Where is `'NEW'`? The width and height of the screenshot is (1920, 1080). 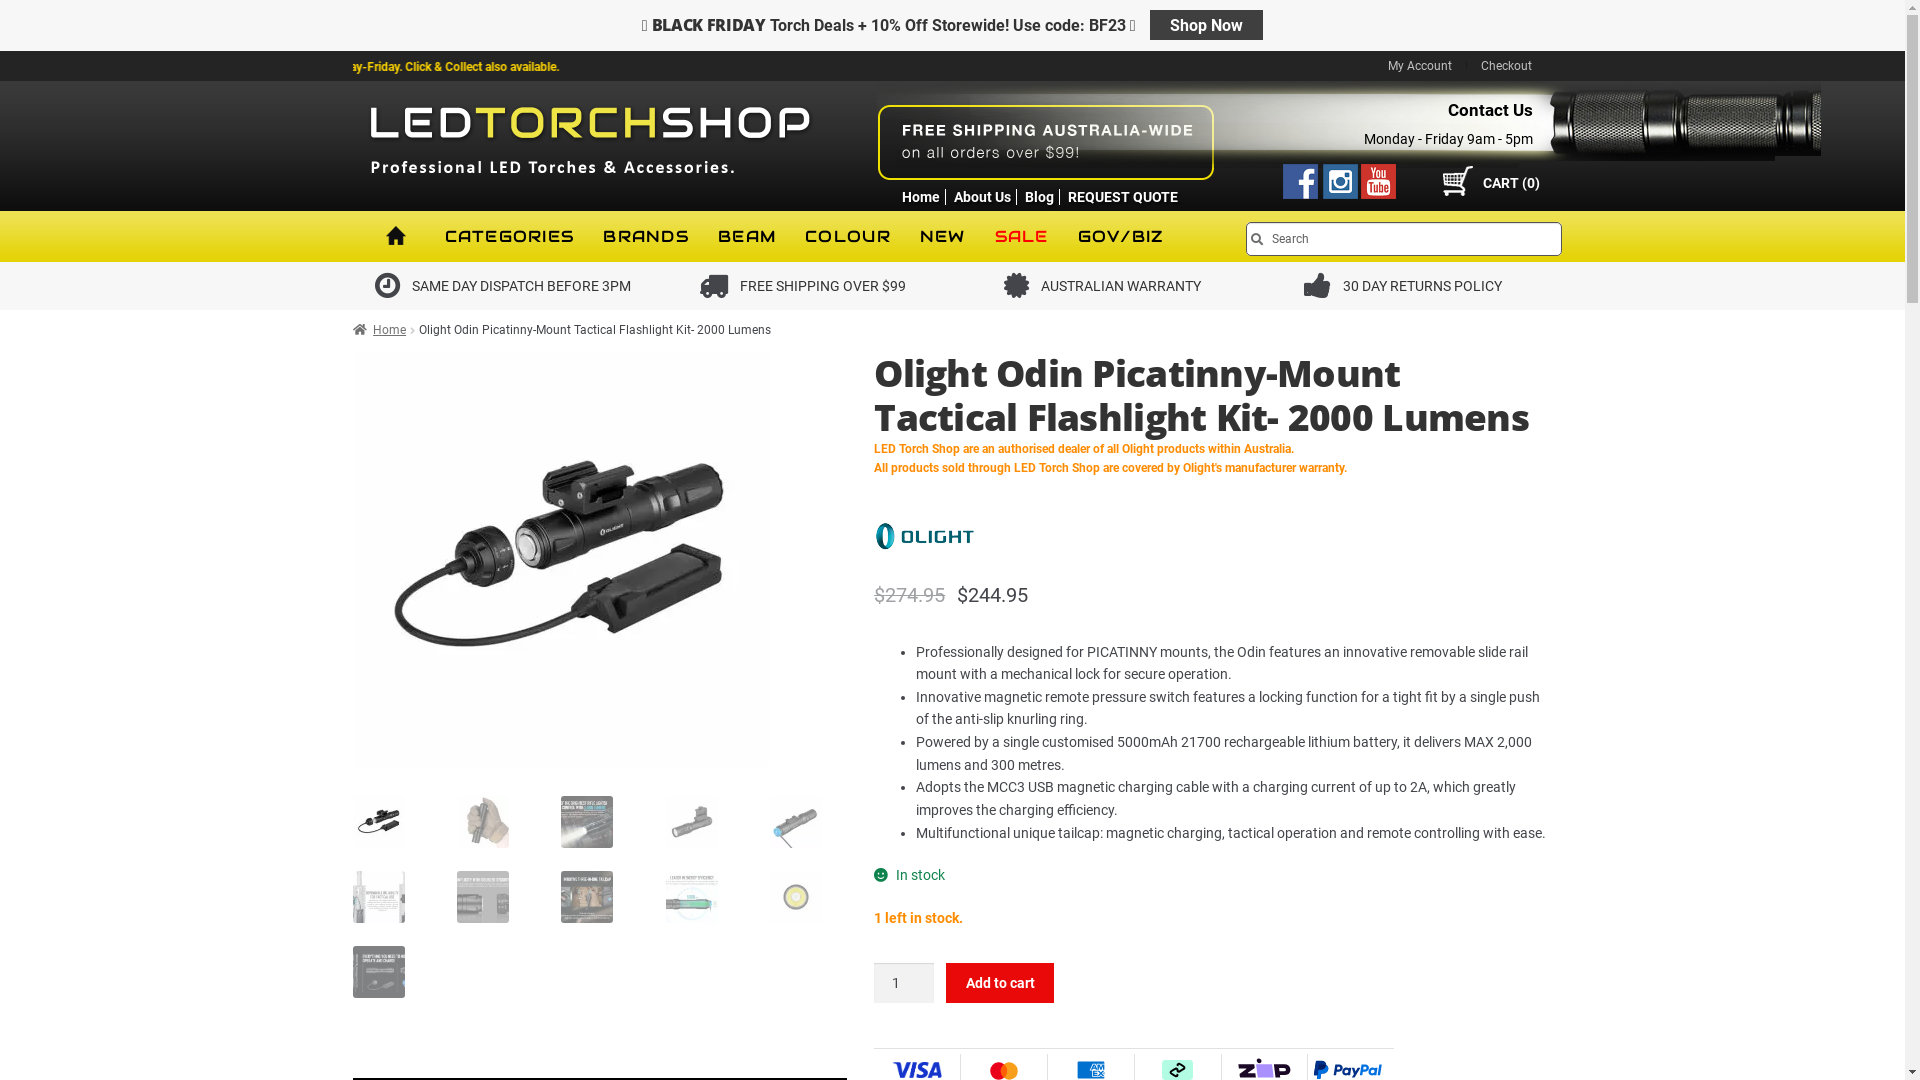 'NEW' is located at coordinates (941, 235).